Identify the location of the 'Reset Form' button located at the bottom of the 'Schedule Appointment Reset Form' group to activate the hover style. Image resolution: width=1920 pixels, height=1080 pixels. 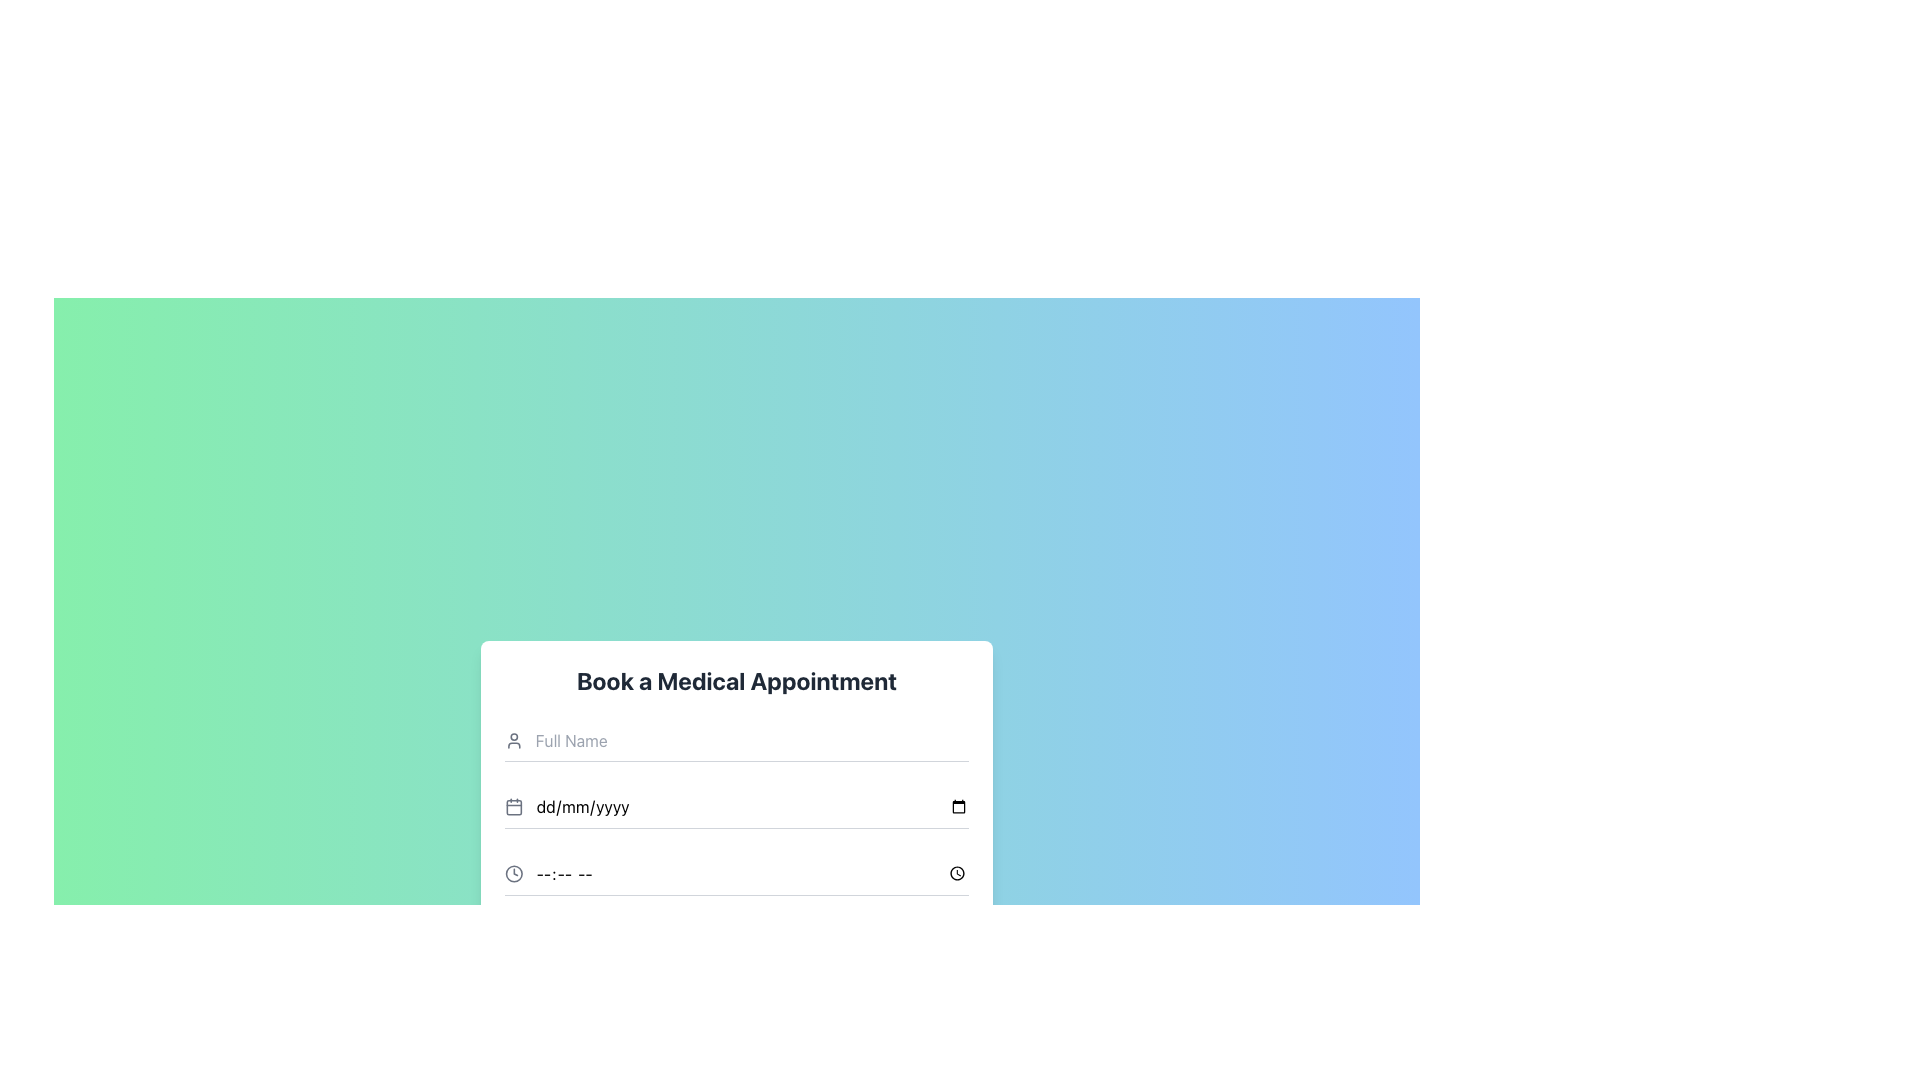
(736, 991).